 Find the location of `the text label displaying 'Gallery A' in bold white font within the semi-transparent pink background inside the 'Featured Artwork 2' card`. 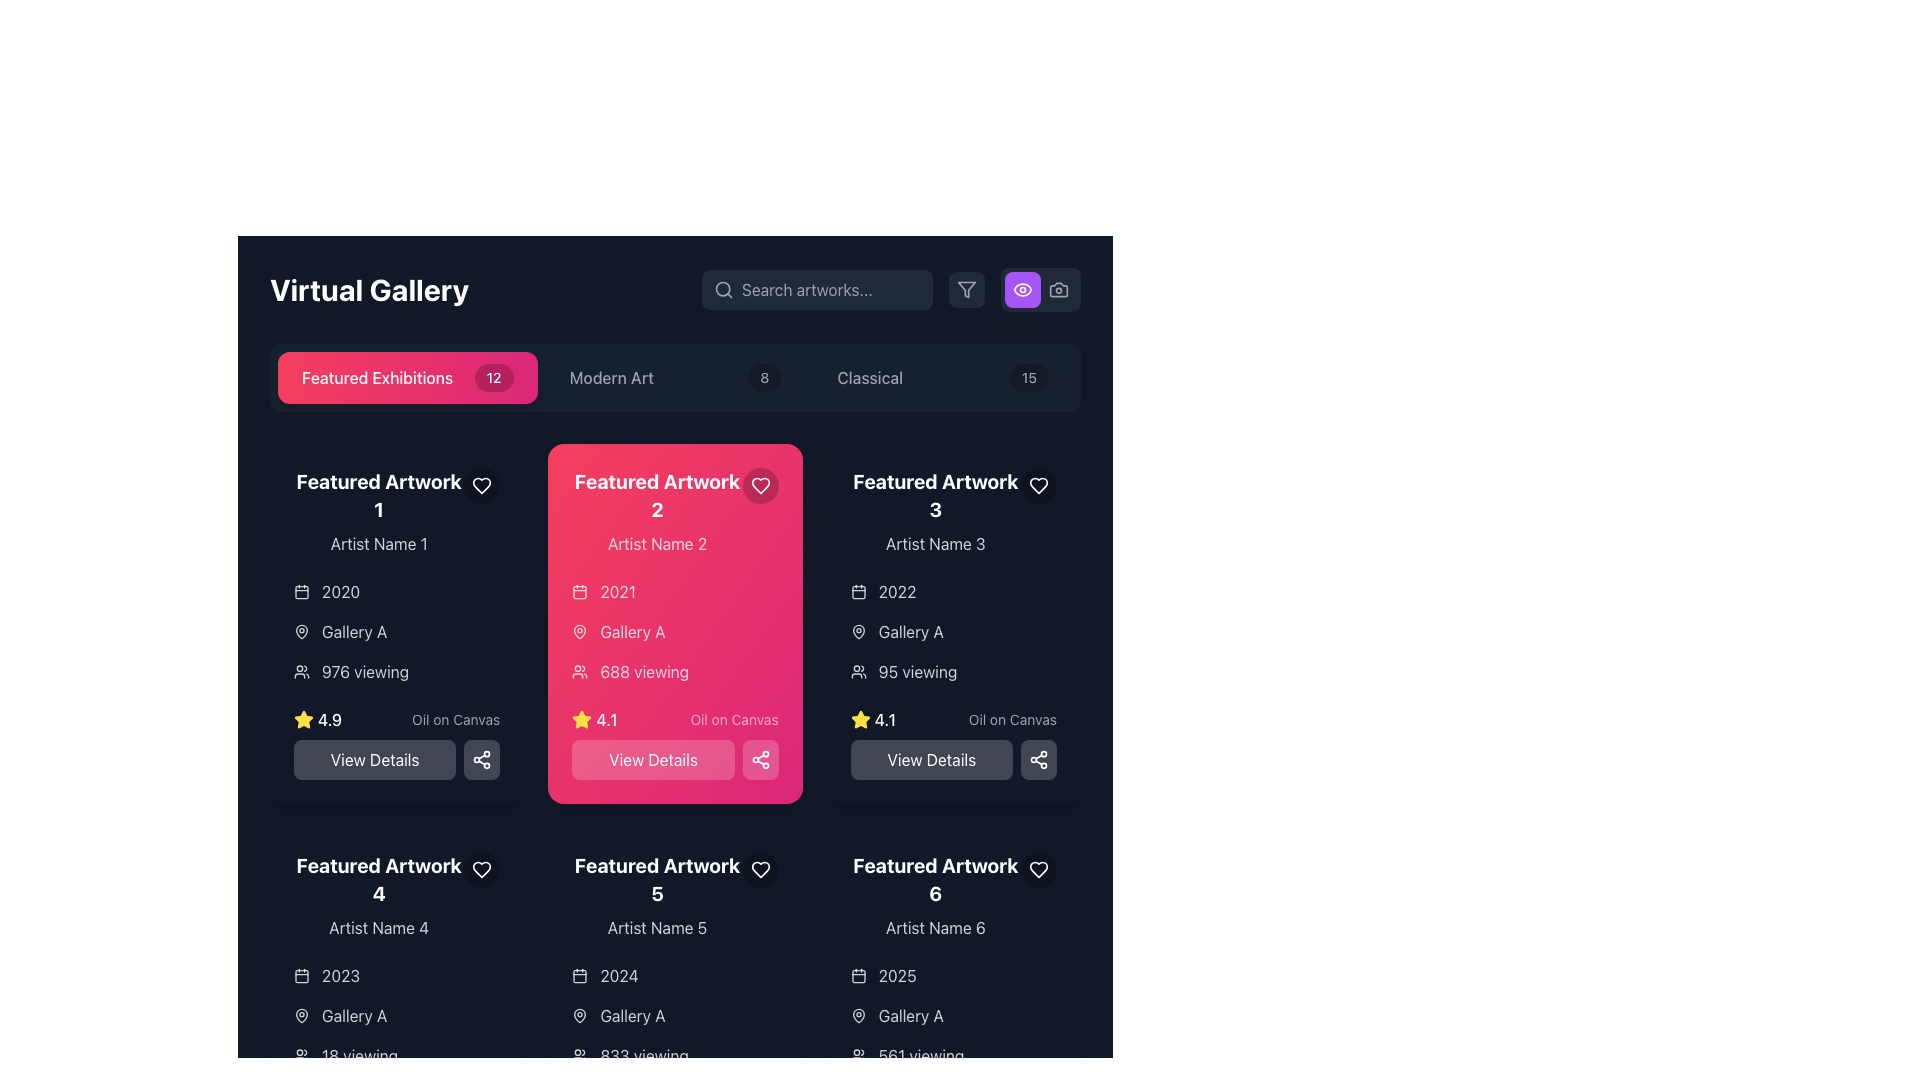

the text label displaying 'Gallery A' in bold white font within the semi-transparent pink background inside the 'Featured Artwork 2' card is located at coordinates (632, 632).